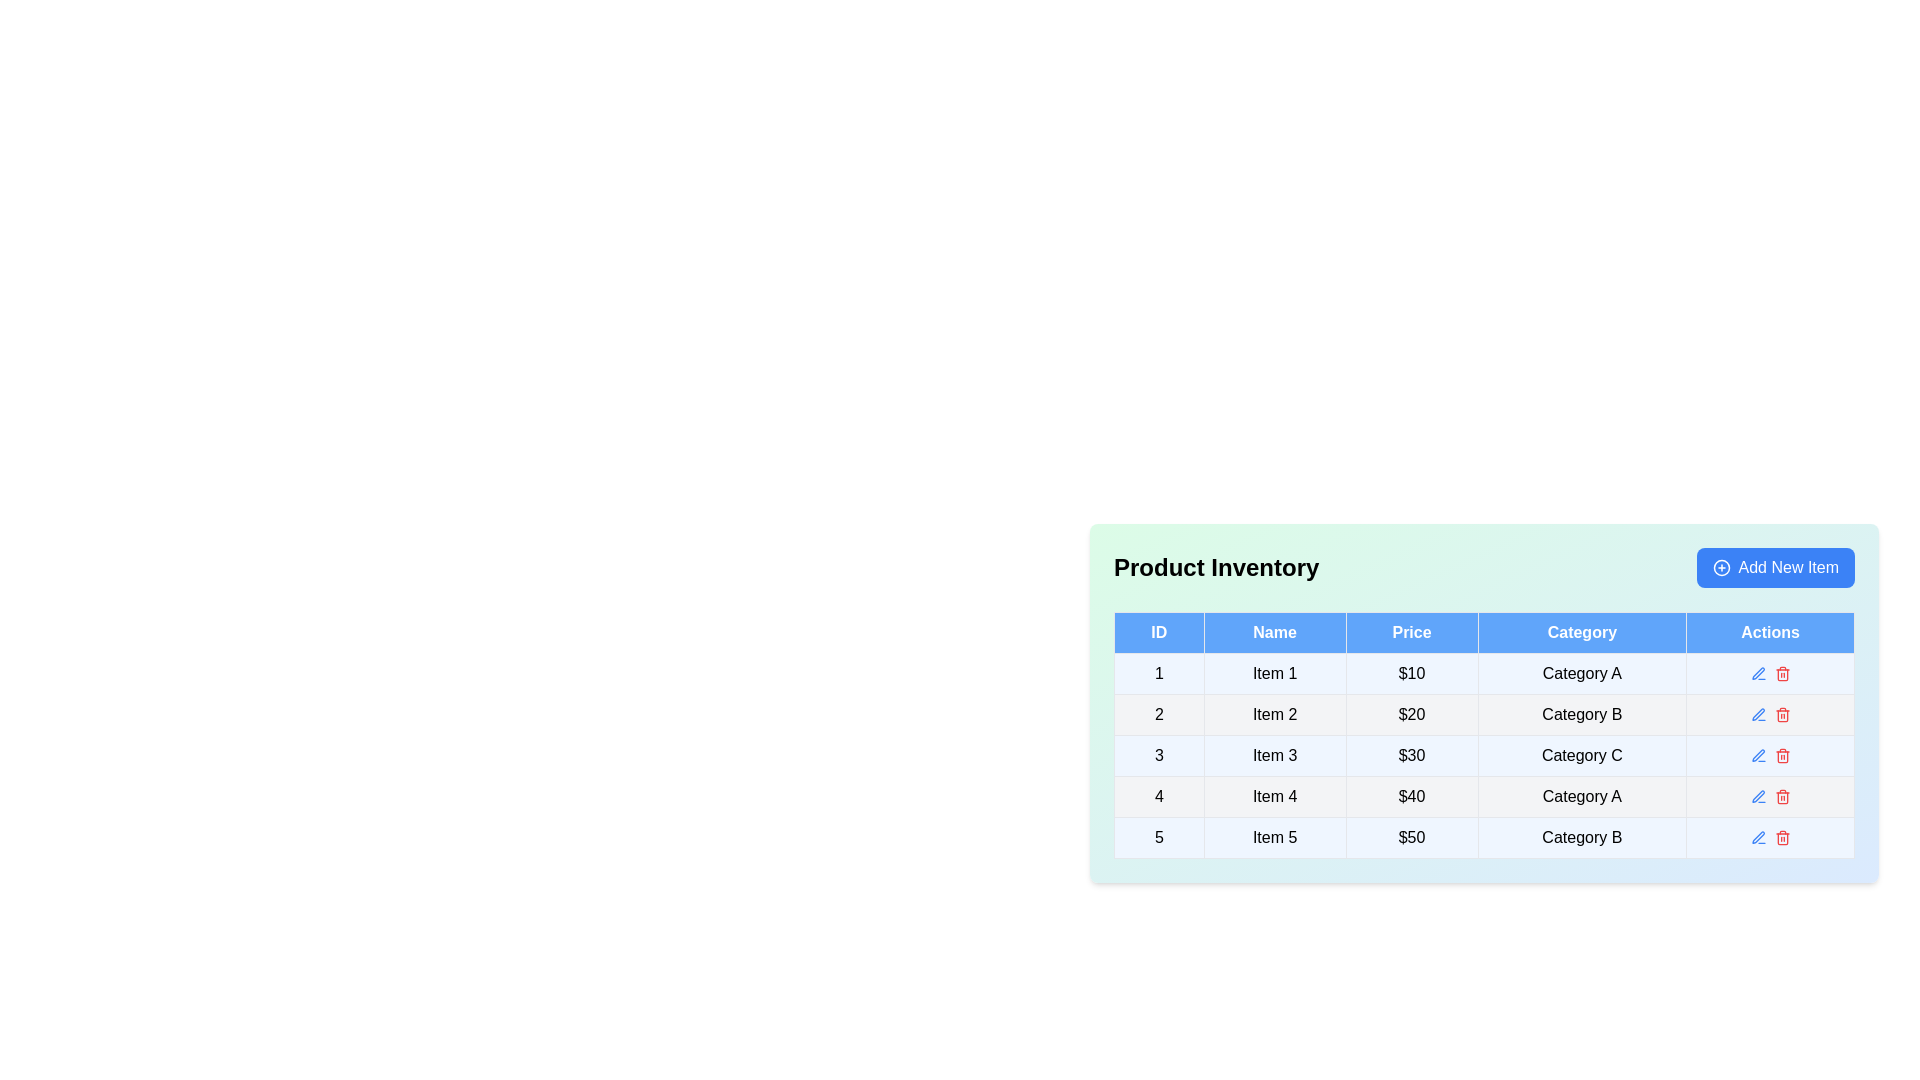 The image size is (1920, 1080). Describe the element at coordinates (1770, 713) in the screenshot. I see `the edit icon in the Actions column of the second row in the Product Inventory table to initiate editing` at that location.